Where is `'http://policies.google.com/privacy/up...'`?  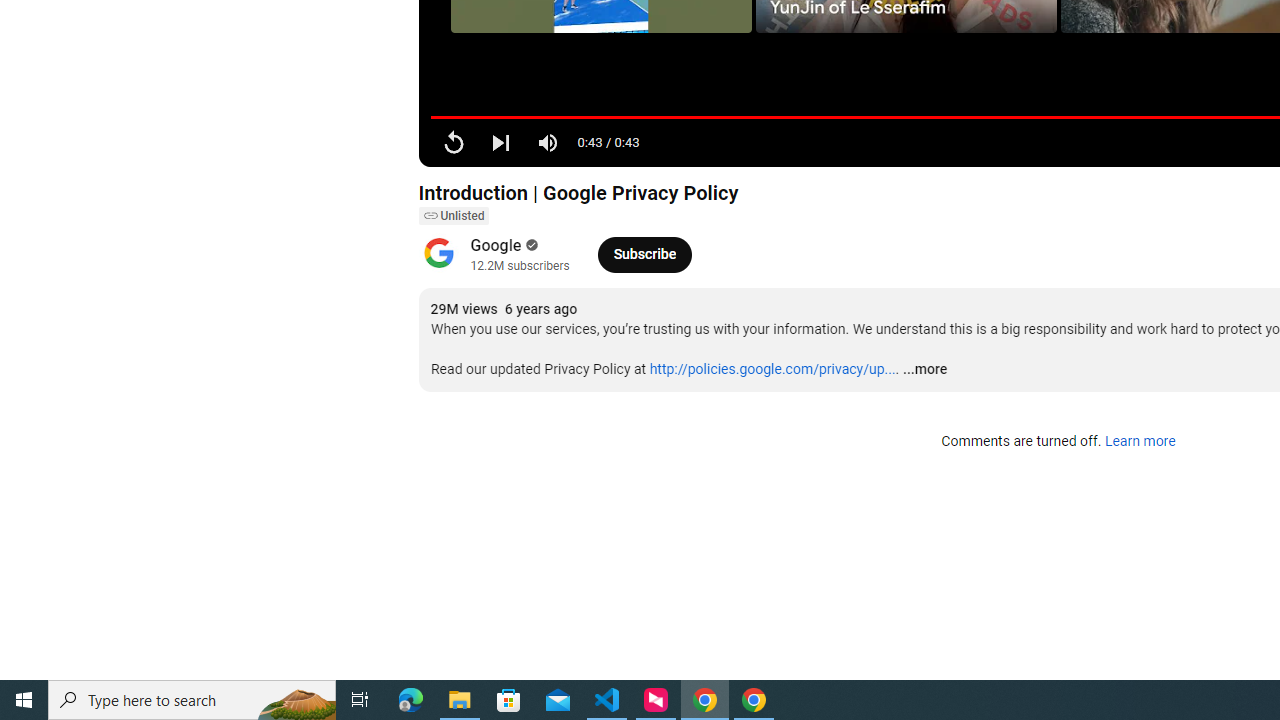
'http://policies.google.com/privacy/up...' is located at coordinates (771, 369).